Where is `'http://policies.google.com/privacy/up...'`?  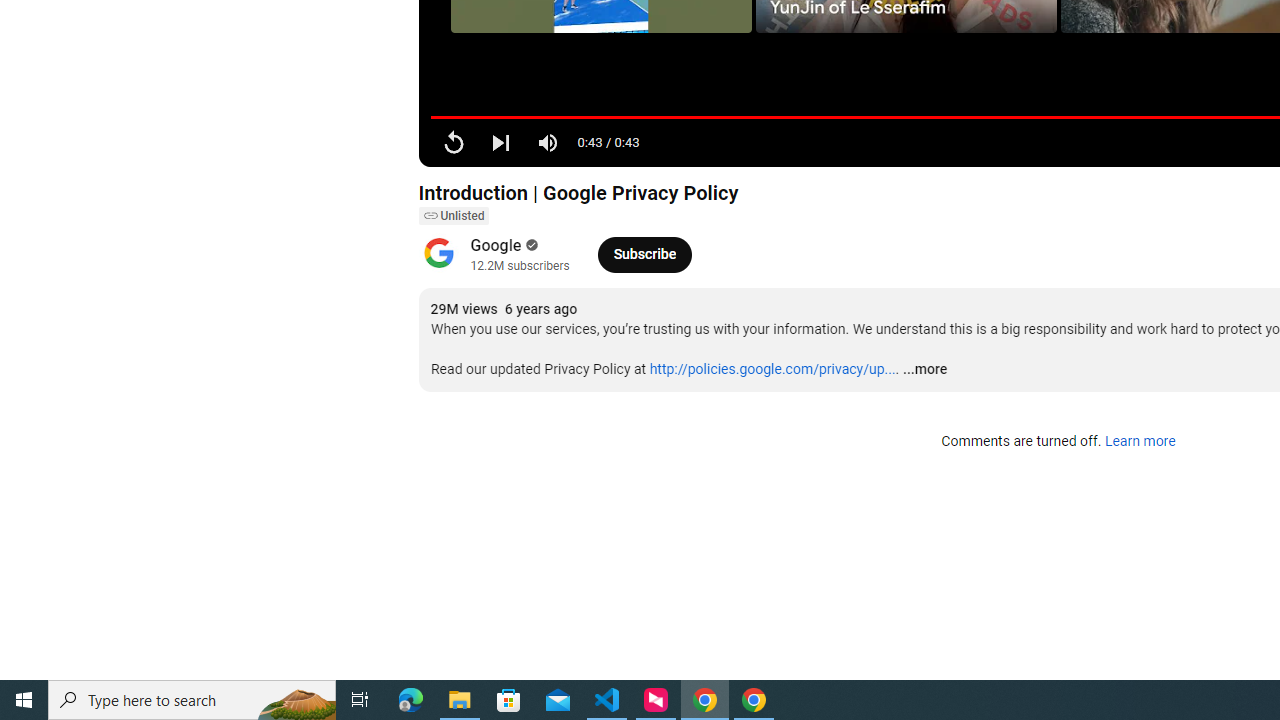
'http://policies.google.com/privacy/up...' is located at coordinates (771, 369).